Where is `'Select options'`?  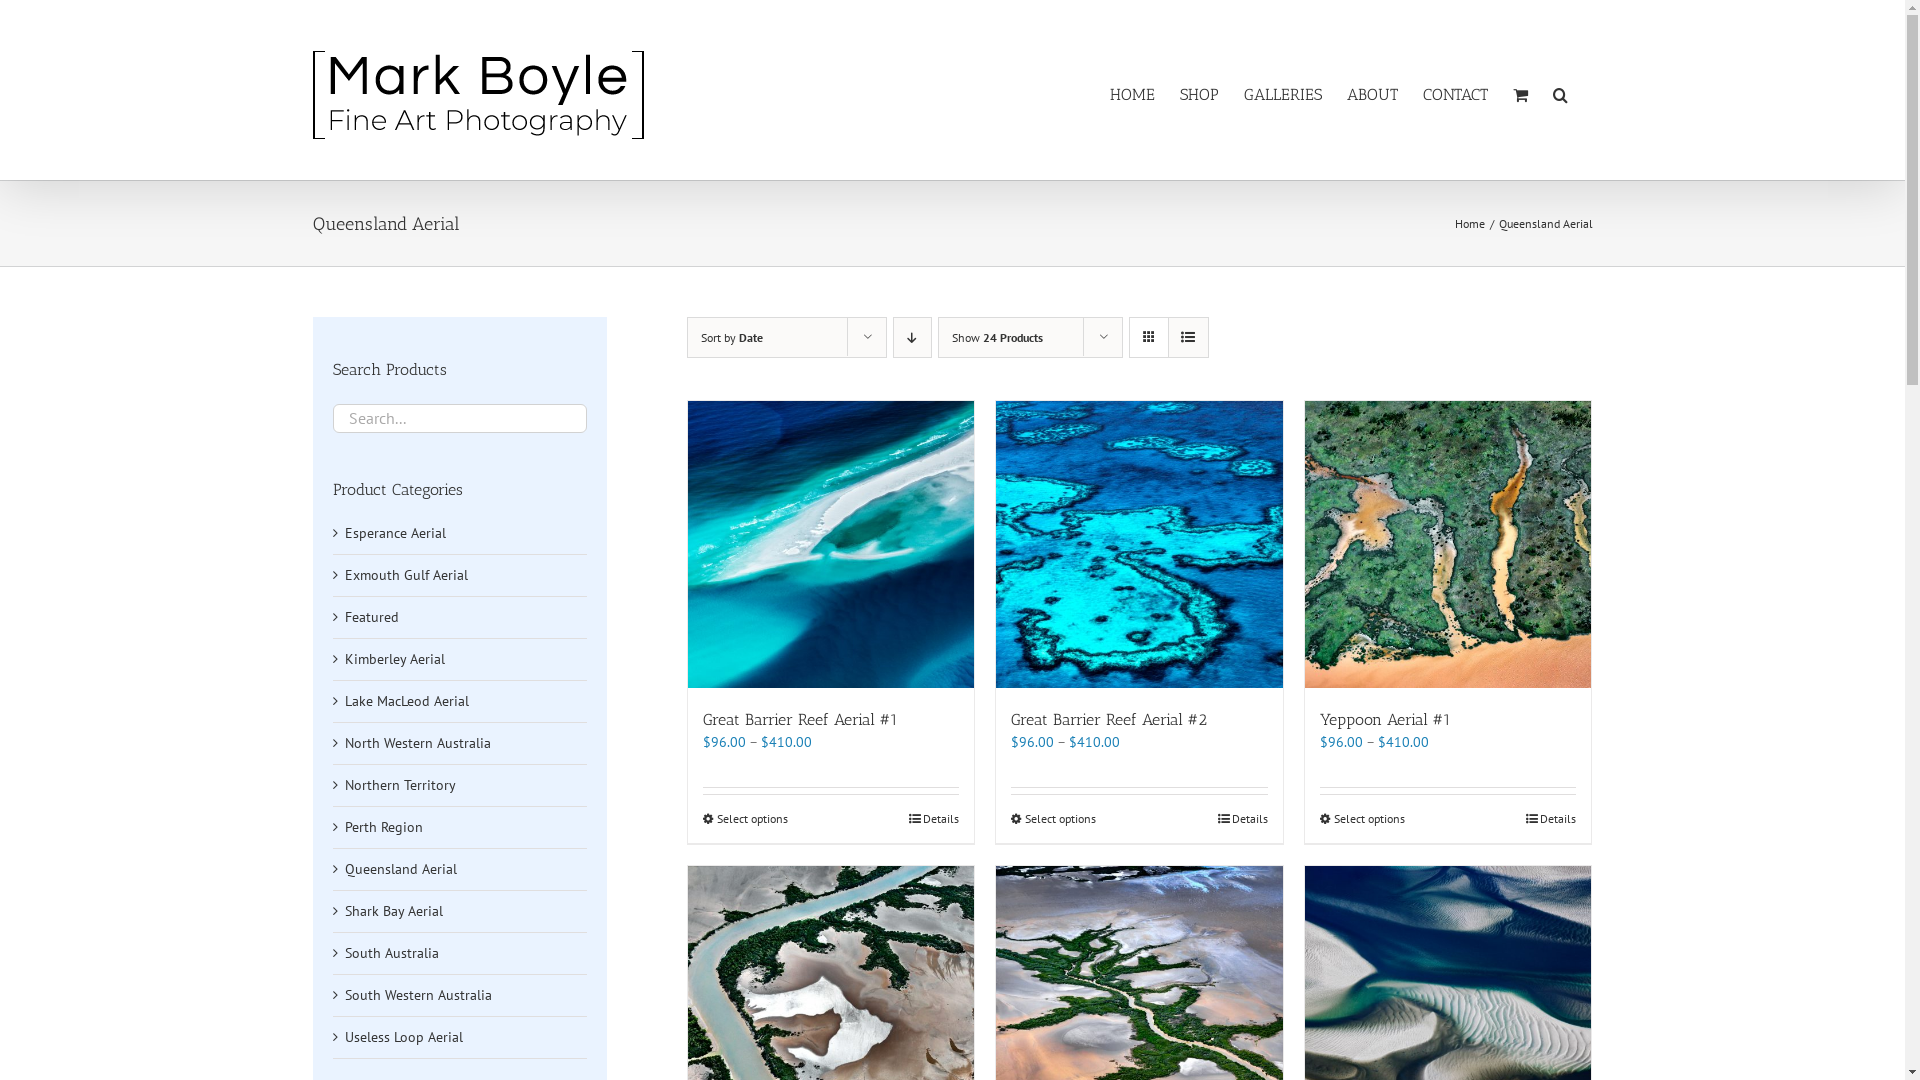 'Select options' is located at coordinates (744, 818).